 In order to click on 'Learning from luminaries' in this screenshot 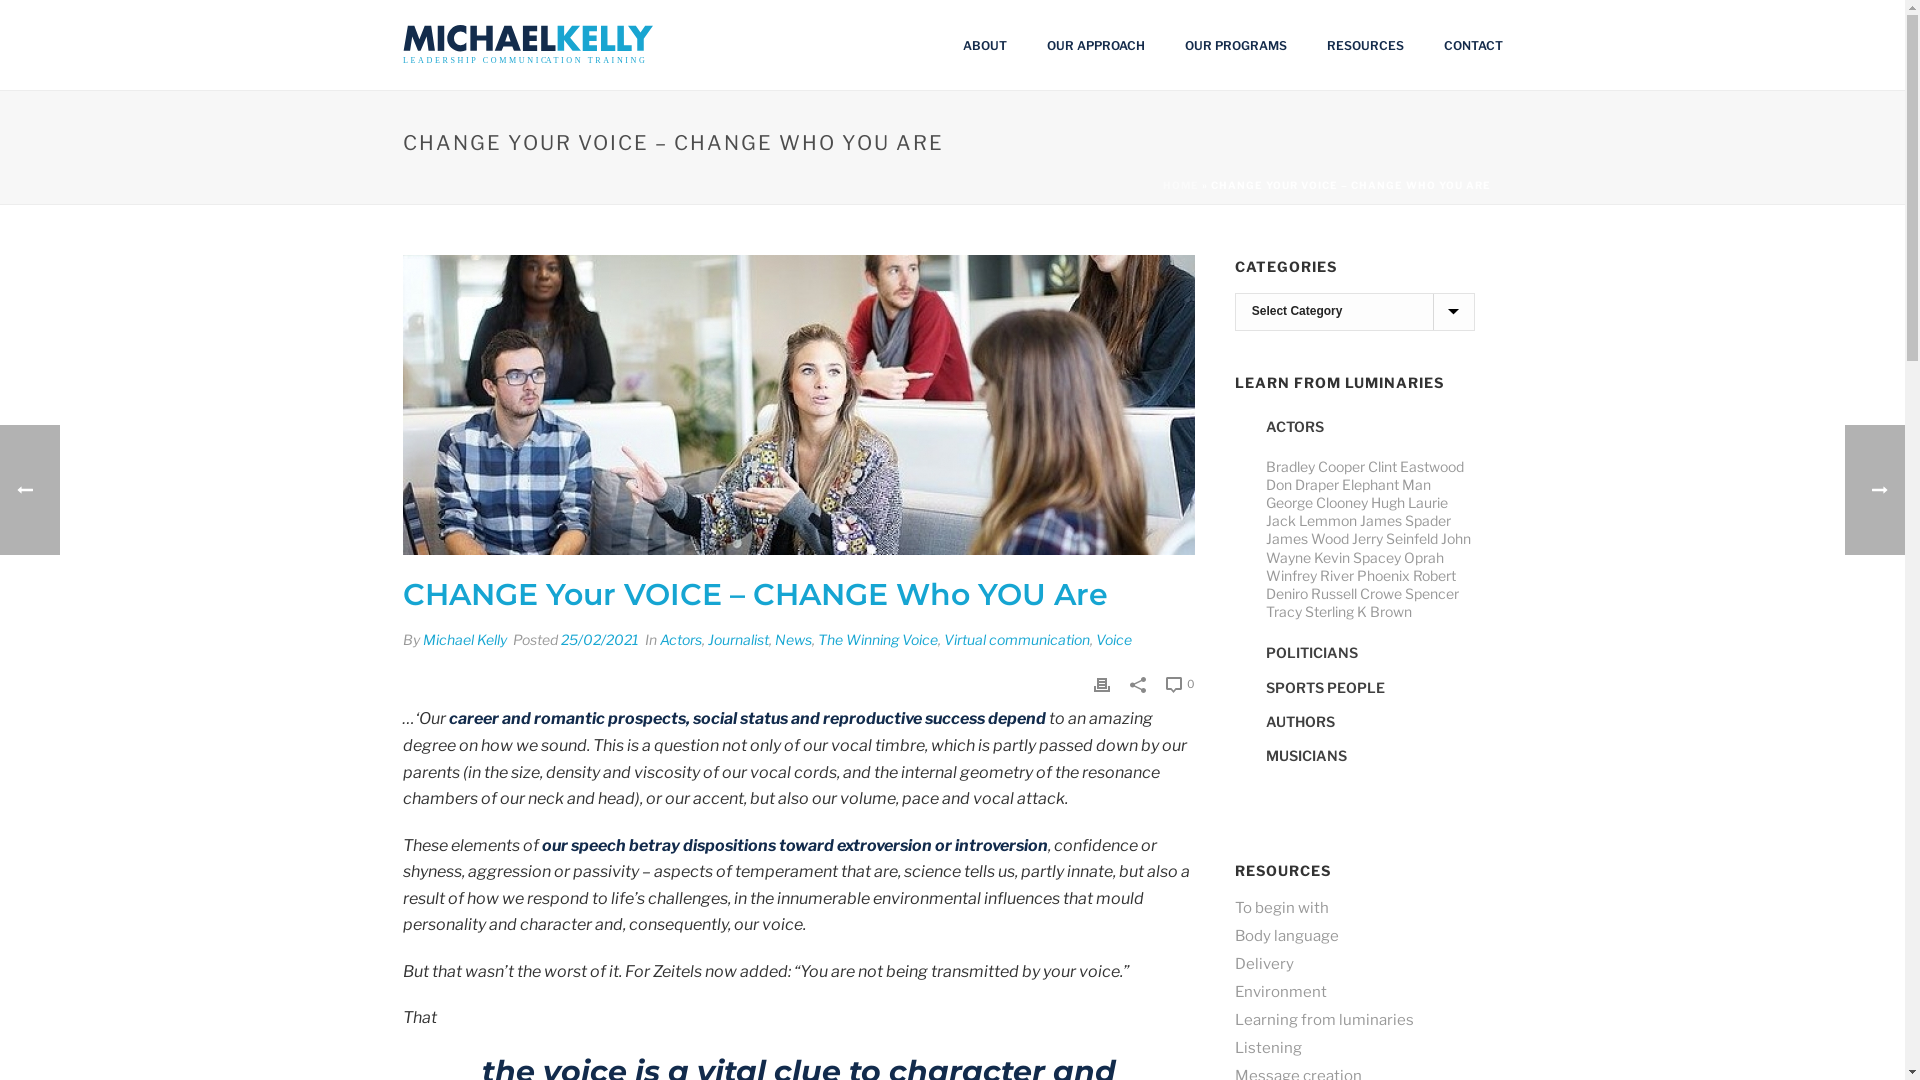, I will do `click(1324, 1019)`.